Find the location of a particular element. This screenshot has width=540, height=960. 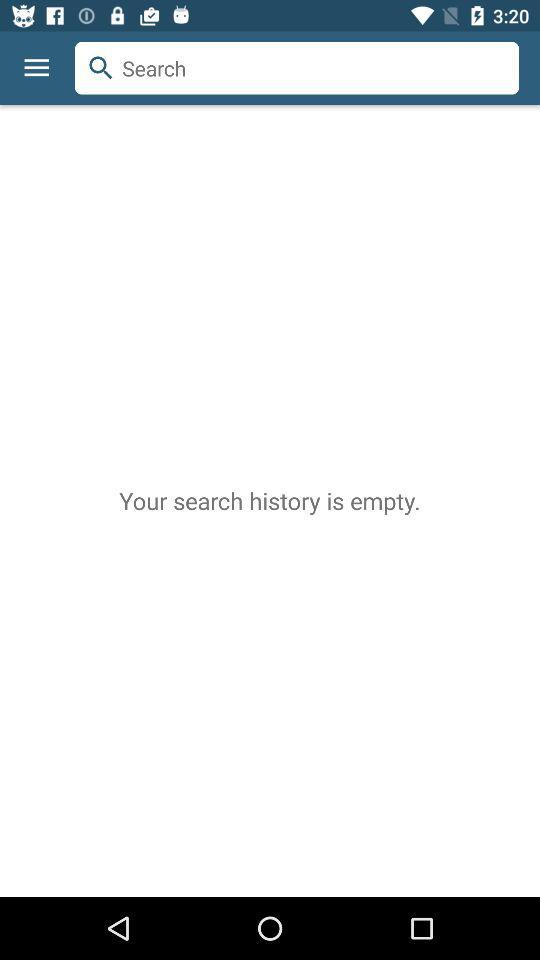

the icon above your search history icon is located at coordinates (73, 41).